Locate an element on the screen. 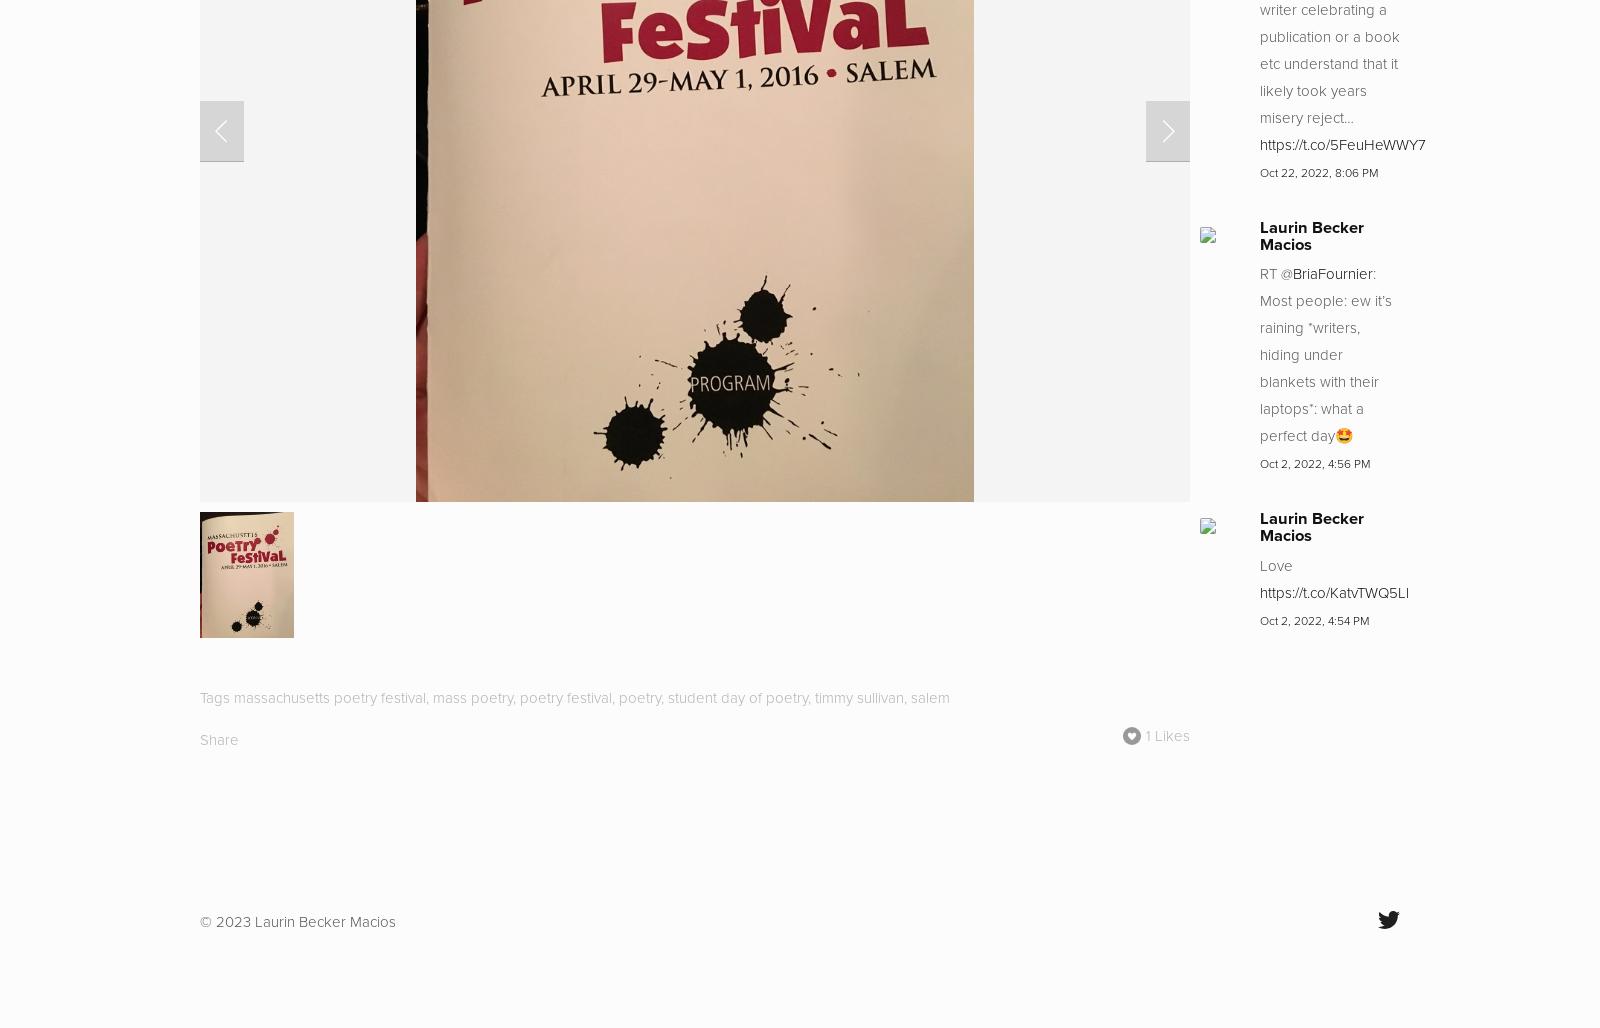 The width and height of the screenshot is (1600, 1028). 'Oct 2, 2022, 4:56 PM' is located at coordinates (1314, 463).